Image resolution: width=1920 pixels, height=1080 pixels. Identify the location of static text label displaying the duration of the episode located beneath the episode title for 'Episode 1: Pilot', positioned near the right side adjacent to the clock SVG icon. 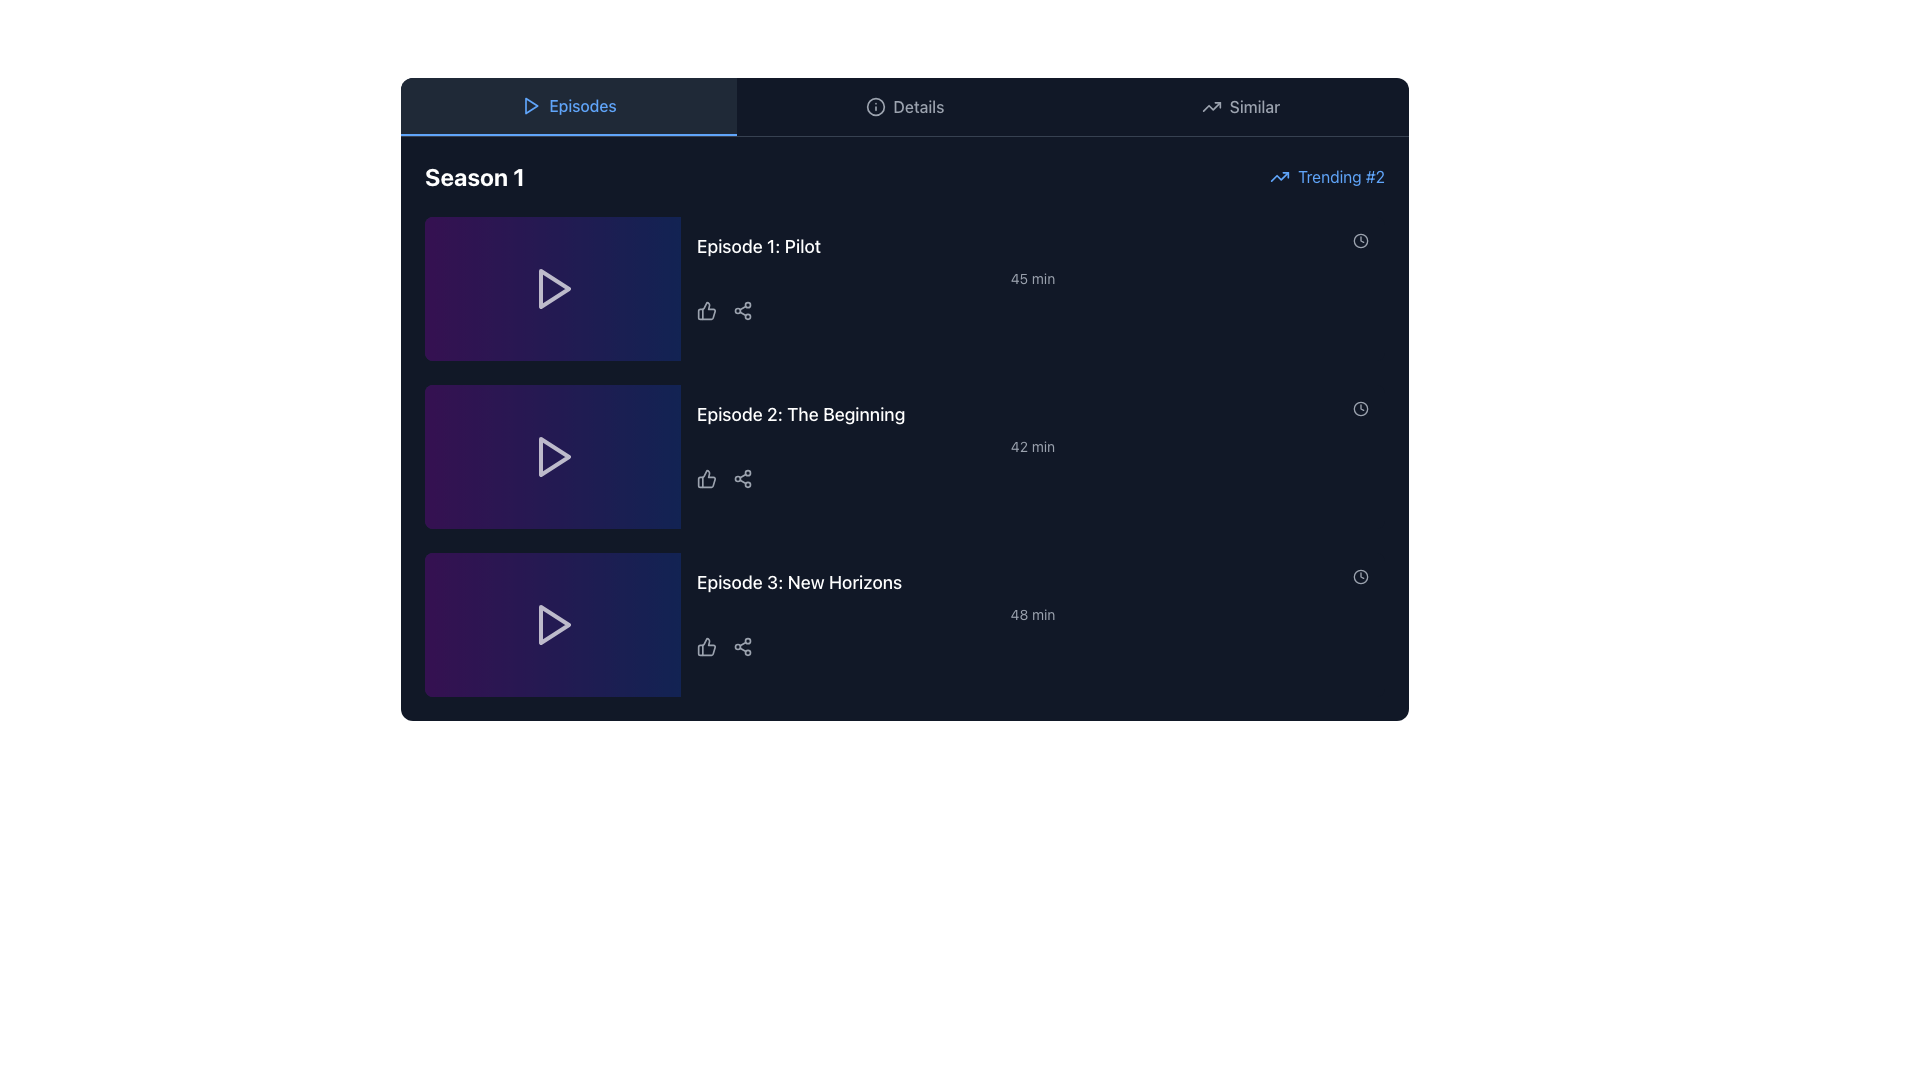
(1032, 278).